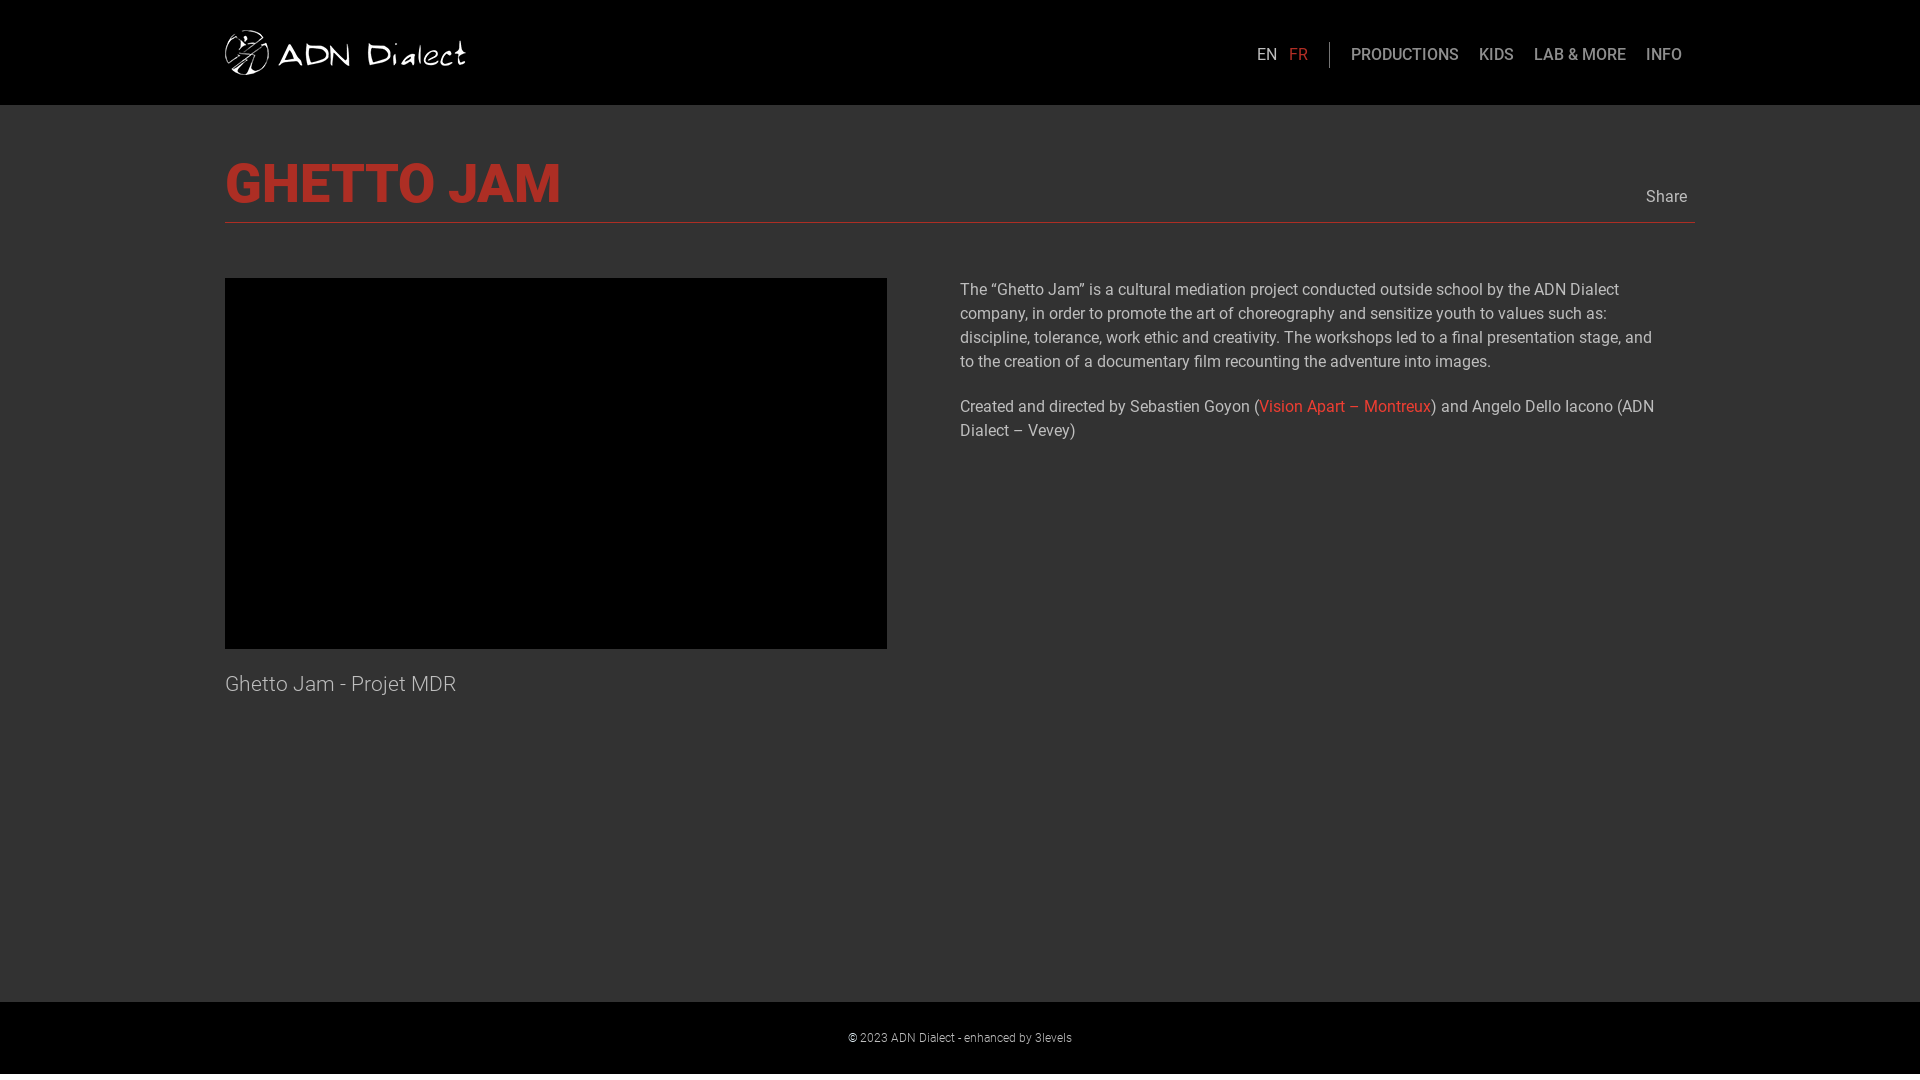 The image size is (1920, 1080). I want to click on 'PRODUCTIONS', so click(1404, 53).